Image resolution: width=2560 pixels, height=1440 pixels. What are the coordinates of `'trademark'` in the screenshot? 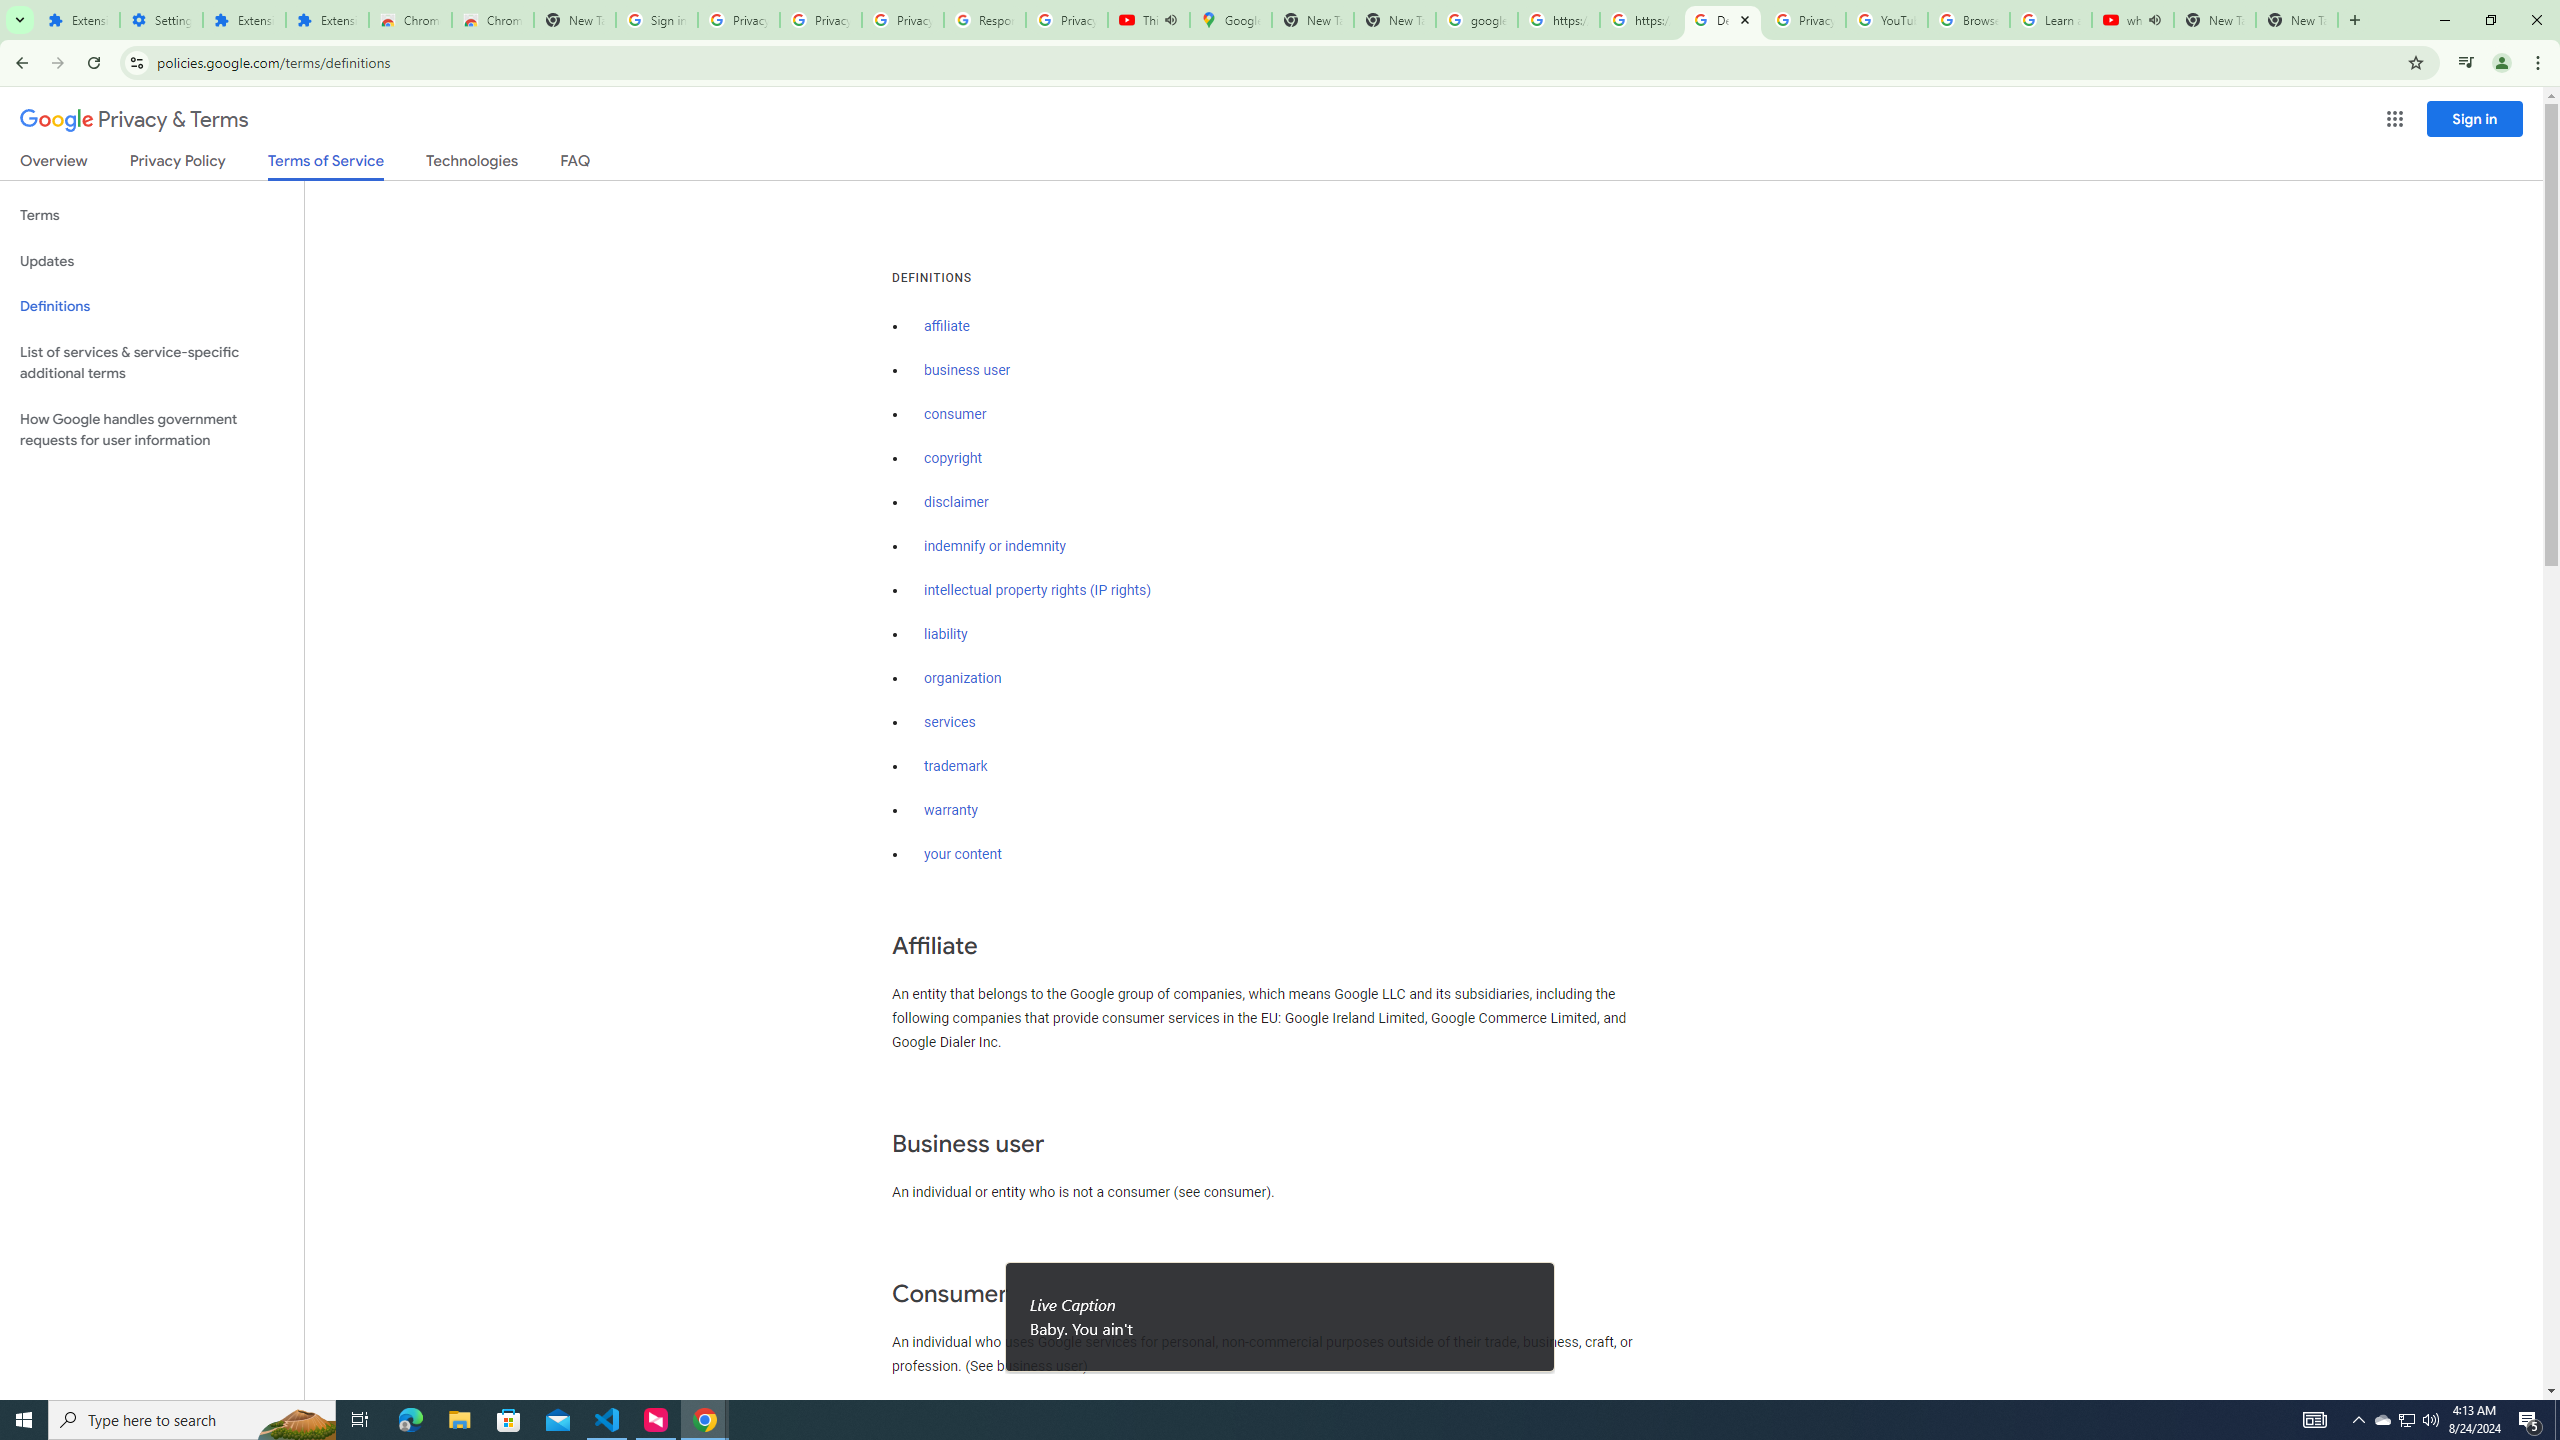 It's located at (955, 765).